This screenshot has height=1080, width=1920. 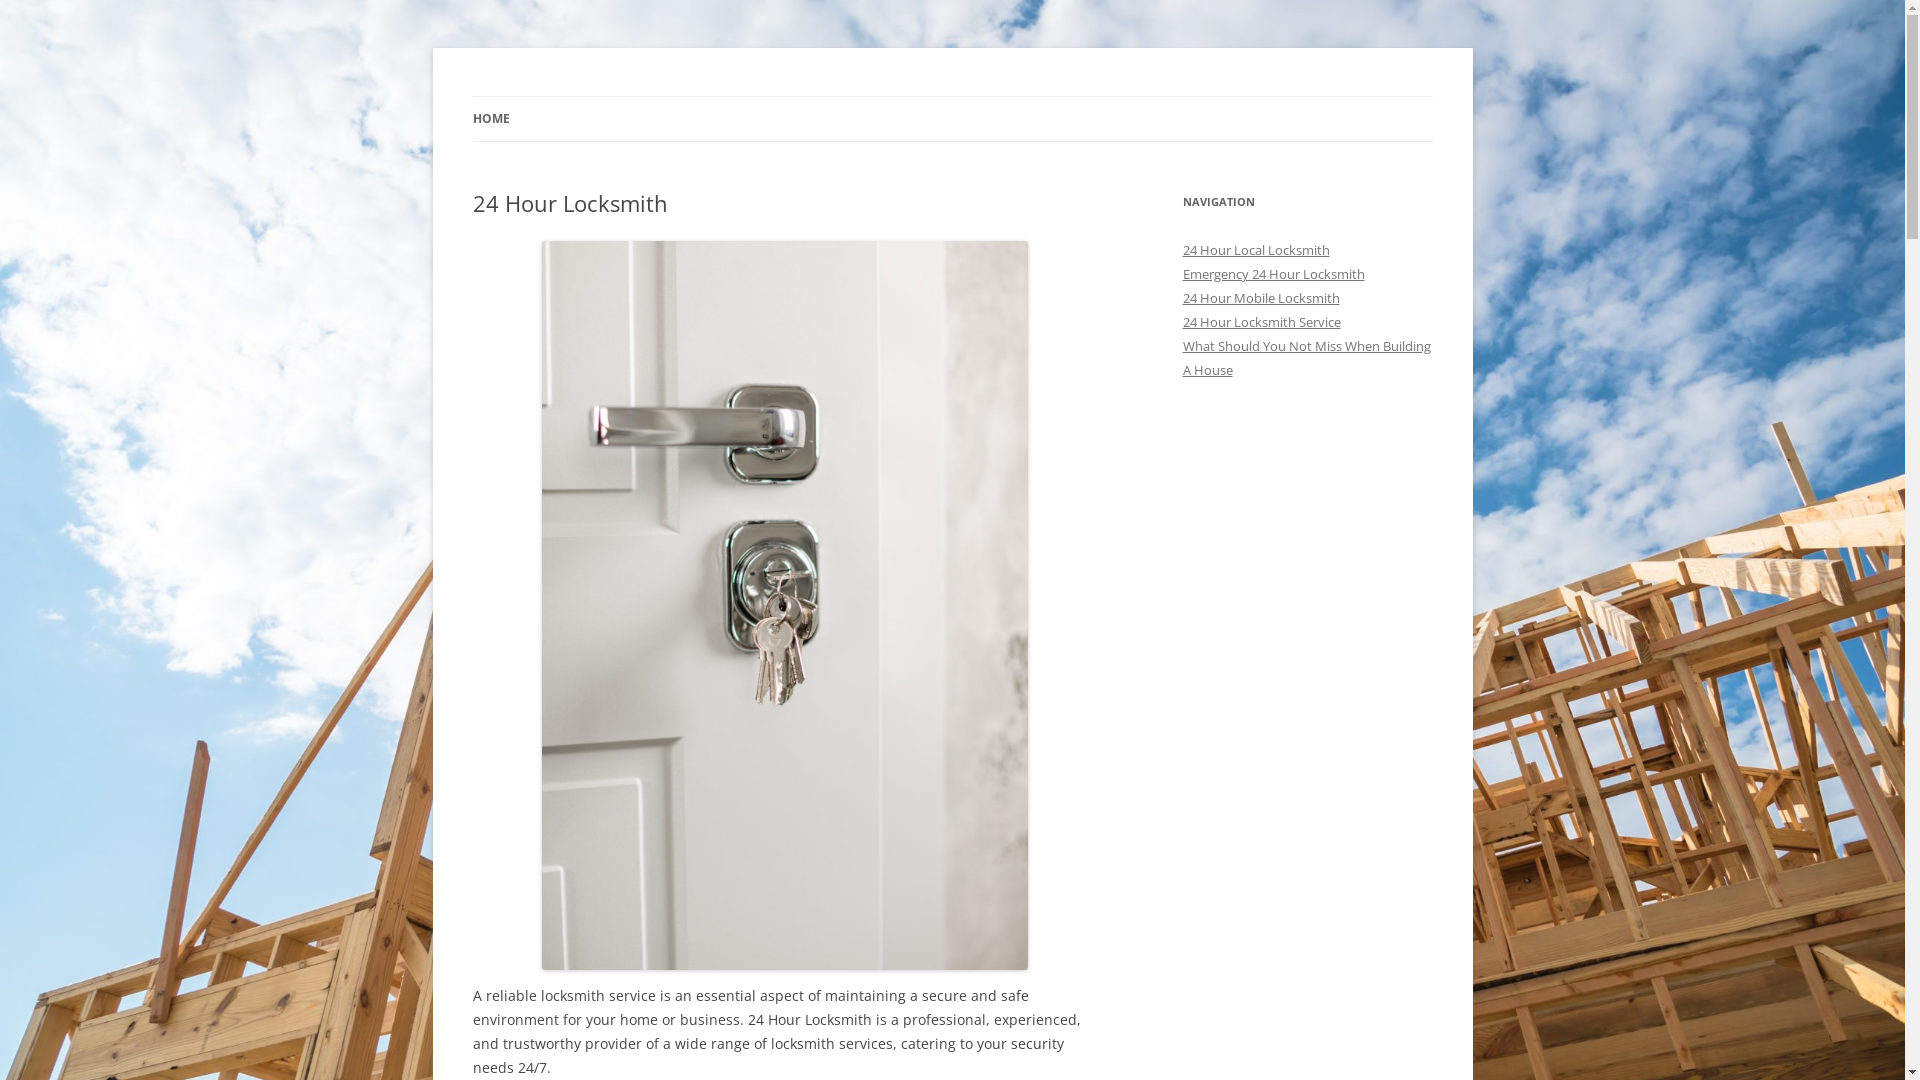 What do you see at coordinates (1181, 320) in the screenshot?
I see `'24 Hour Locksmith Service'` at bounding box center [1181, 320].